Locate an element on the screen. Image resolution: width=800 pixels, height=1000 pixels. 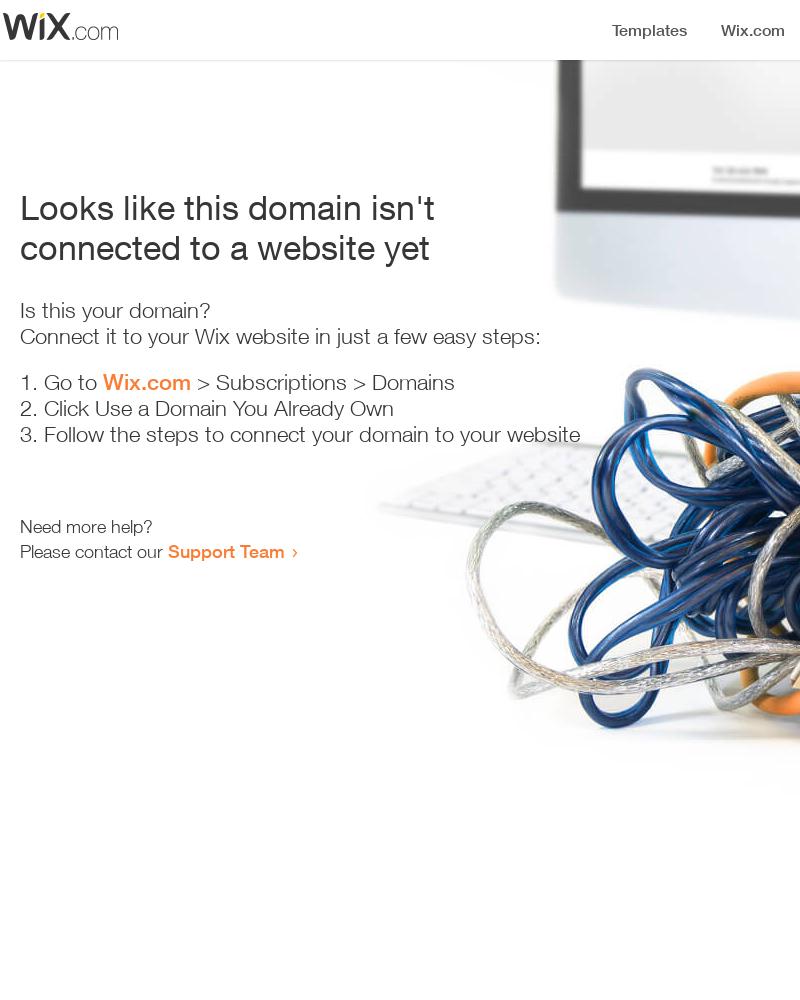
'Follow the steps to connect your domain to your website' is located at coordinates (311, 434).